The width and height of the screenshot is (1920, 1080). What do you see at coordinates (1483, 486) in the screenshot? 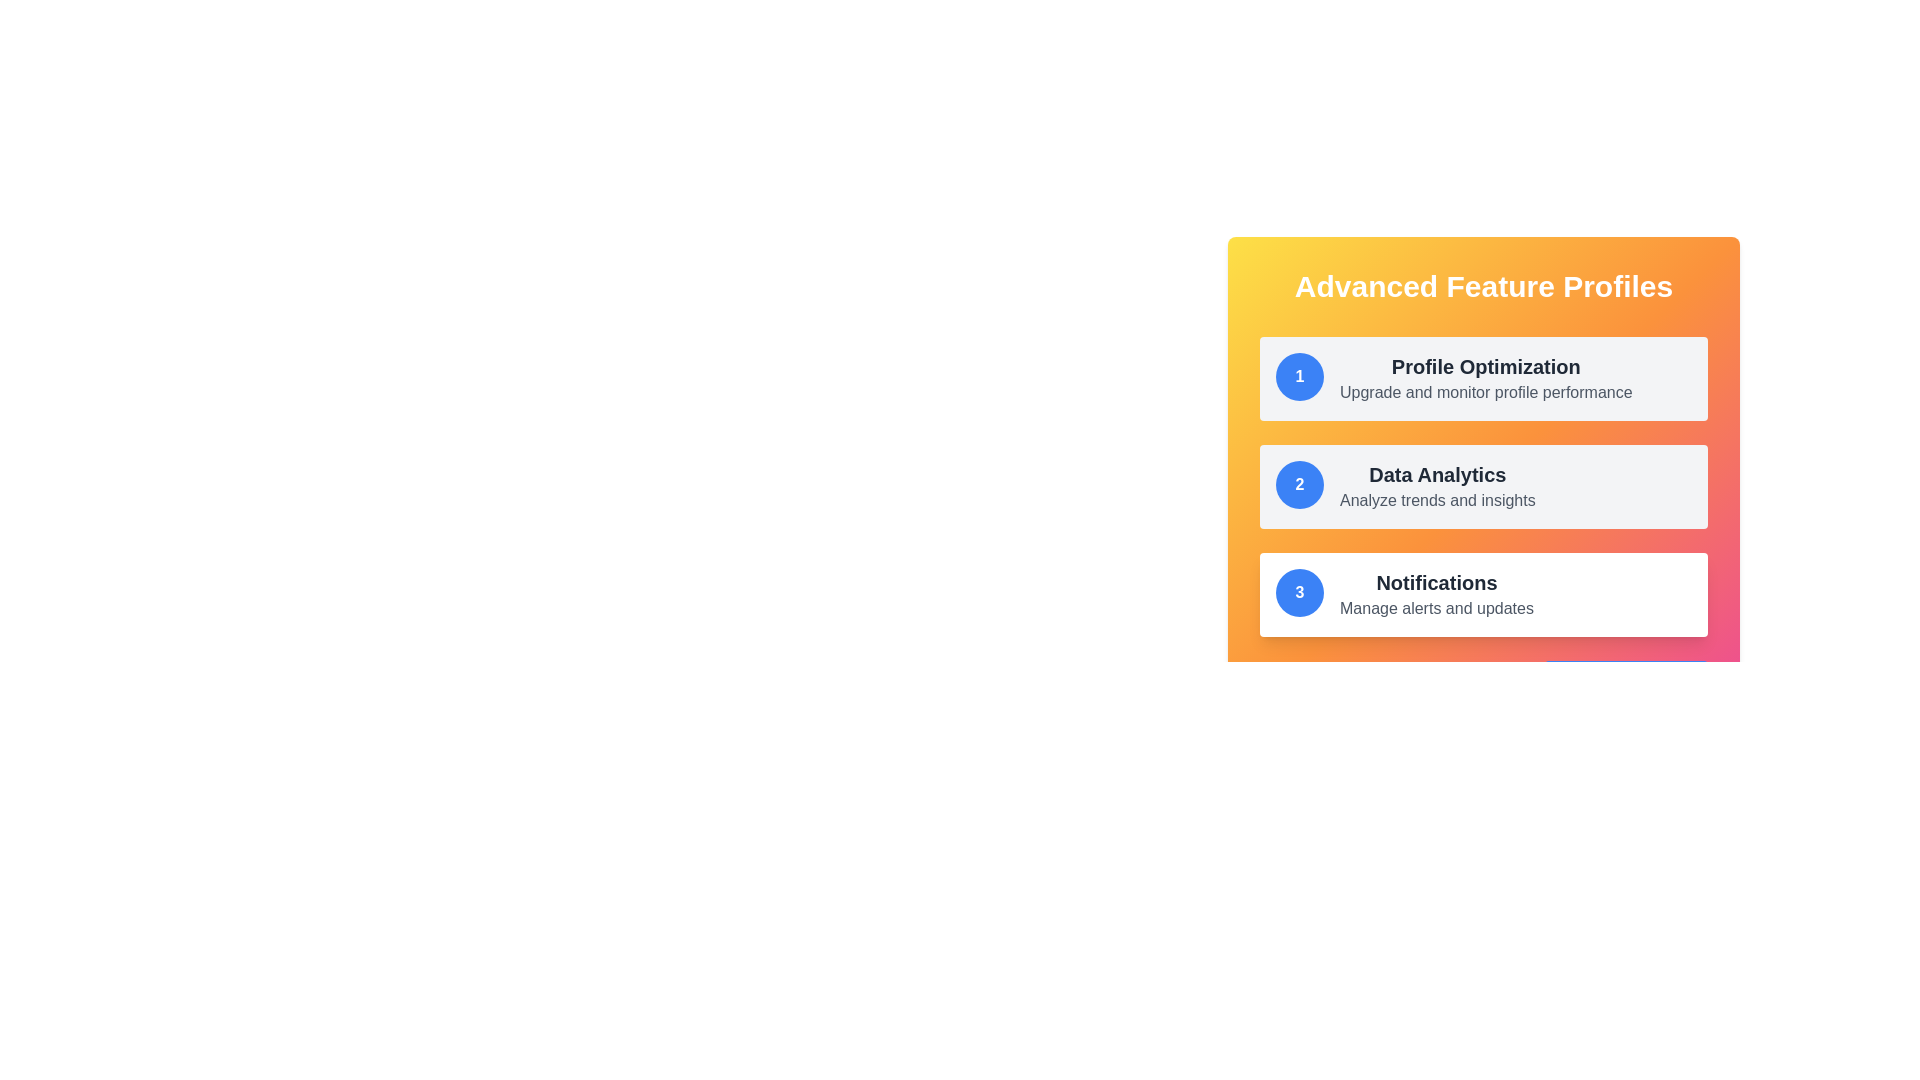
I see `to select the 'Data Analytics' feature option, which is the second card in the 'Advanced Feature Profiles' section` at bounding box center [1483, 486].